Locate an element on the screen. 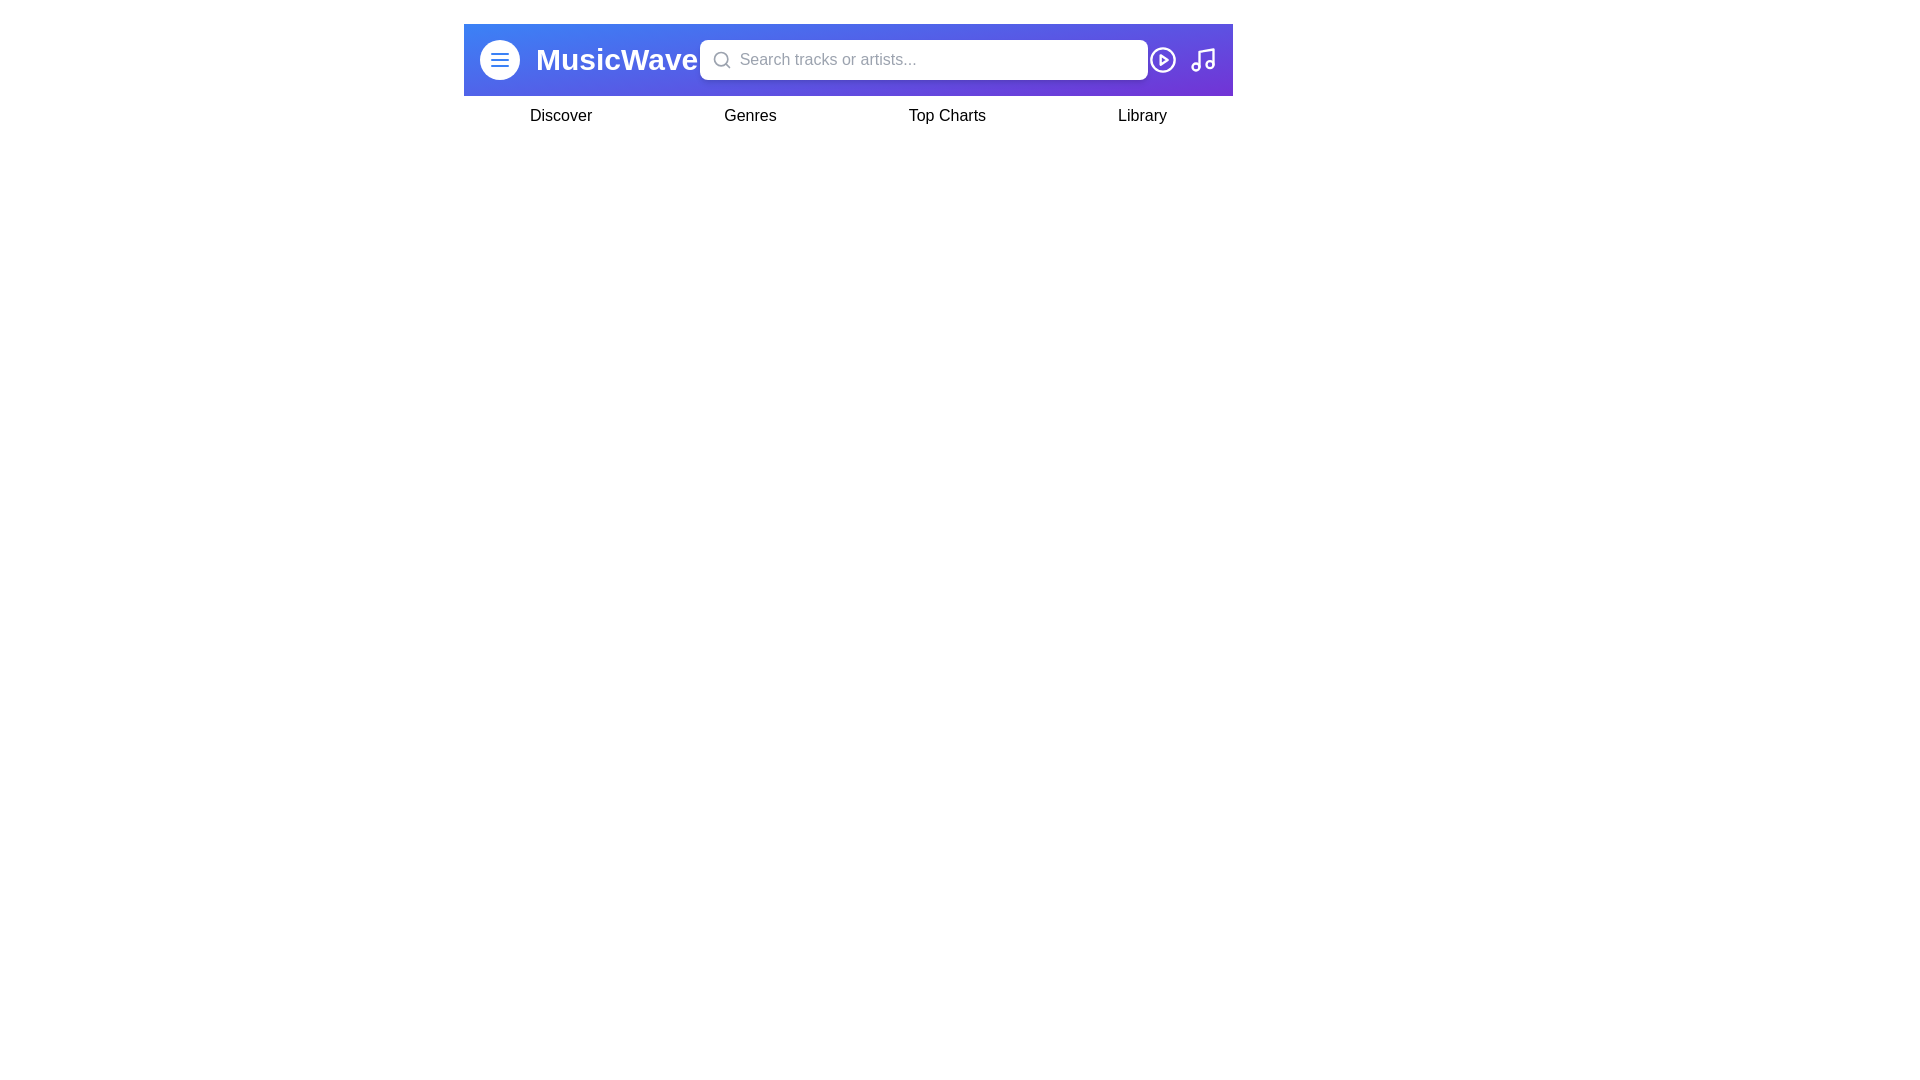  the menu icon button to toggle the menu visibility is located at coordinates (499, 59).